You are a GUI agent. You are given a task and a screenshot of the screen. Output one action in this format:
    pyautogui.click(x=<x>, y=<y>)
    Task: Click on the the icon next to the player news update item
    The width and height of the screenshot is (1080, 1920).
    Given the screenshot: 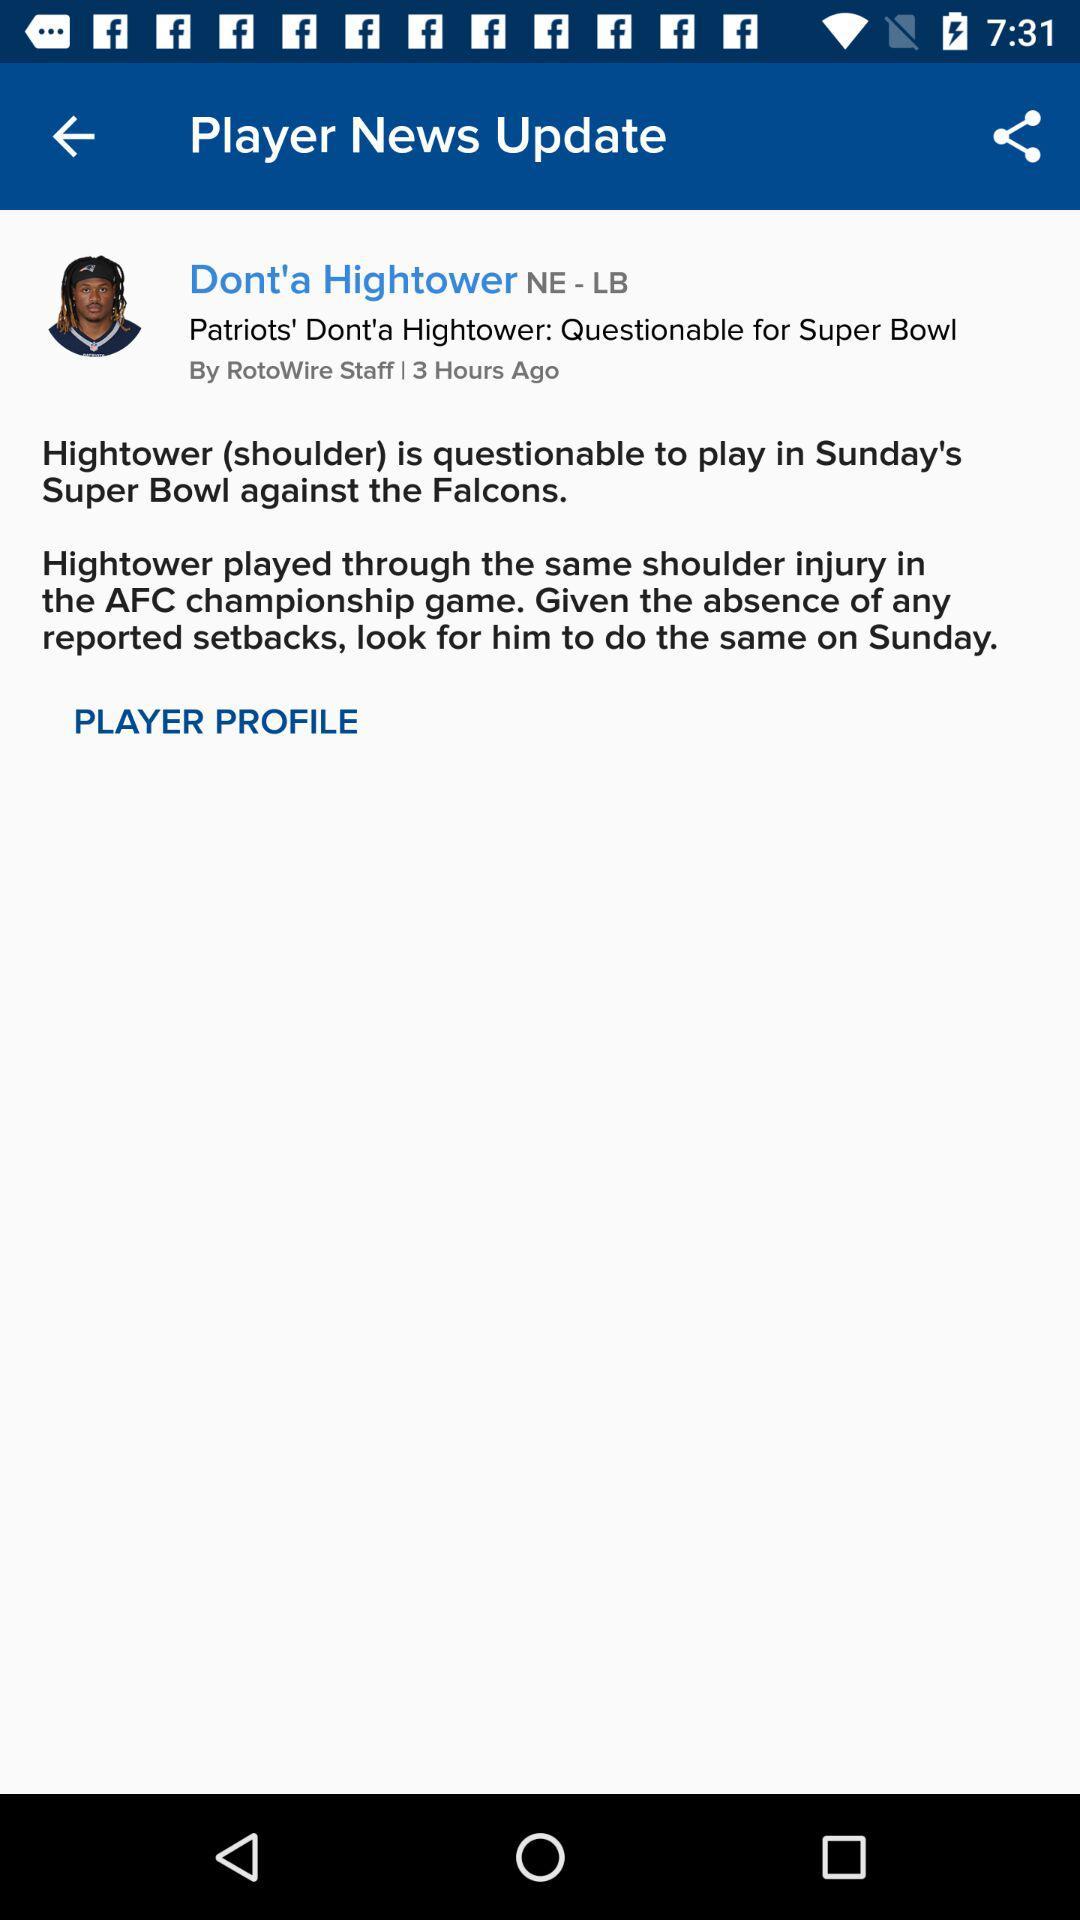 What is the action you would take?
    pyautogui.click(x=72, y=135)
    